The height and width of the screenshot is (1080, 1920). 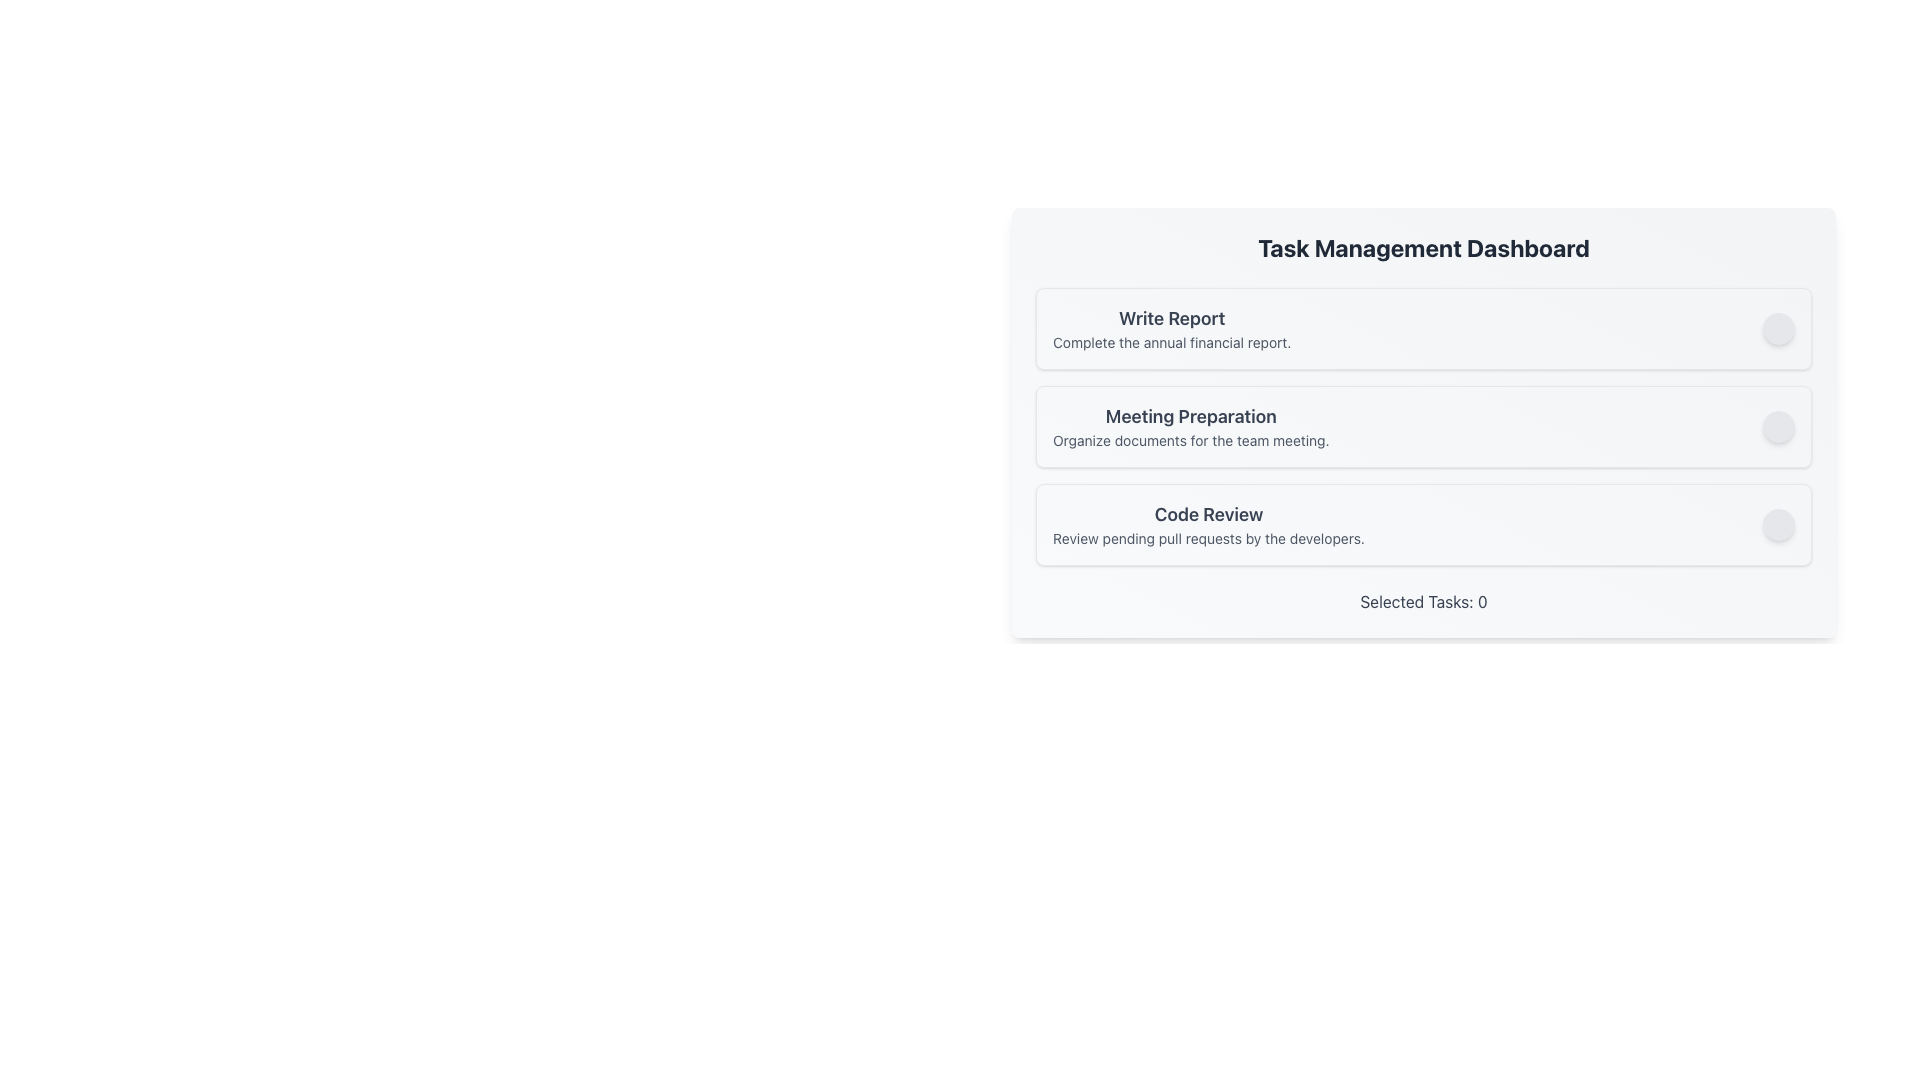 I want to click on the Static Text element displaying 'Review pending pull requests by the developers.' located below the 'Code Review' heading in the third task panel, so click(x=1208, y=538).